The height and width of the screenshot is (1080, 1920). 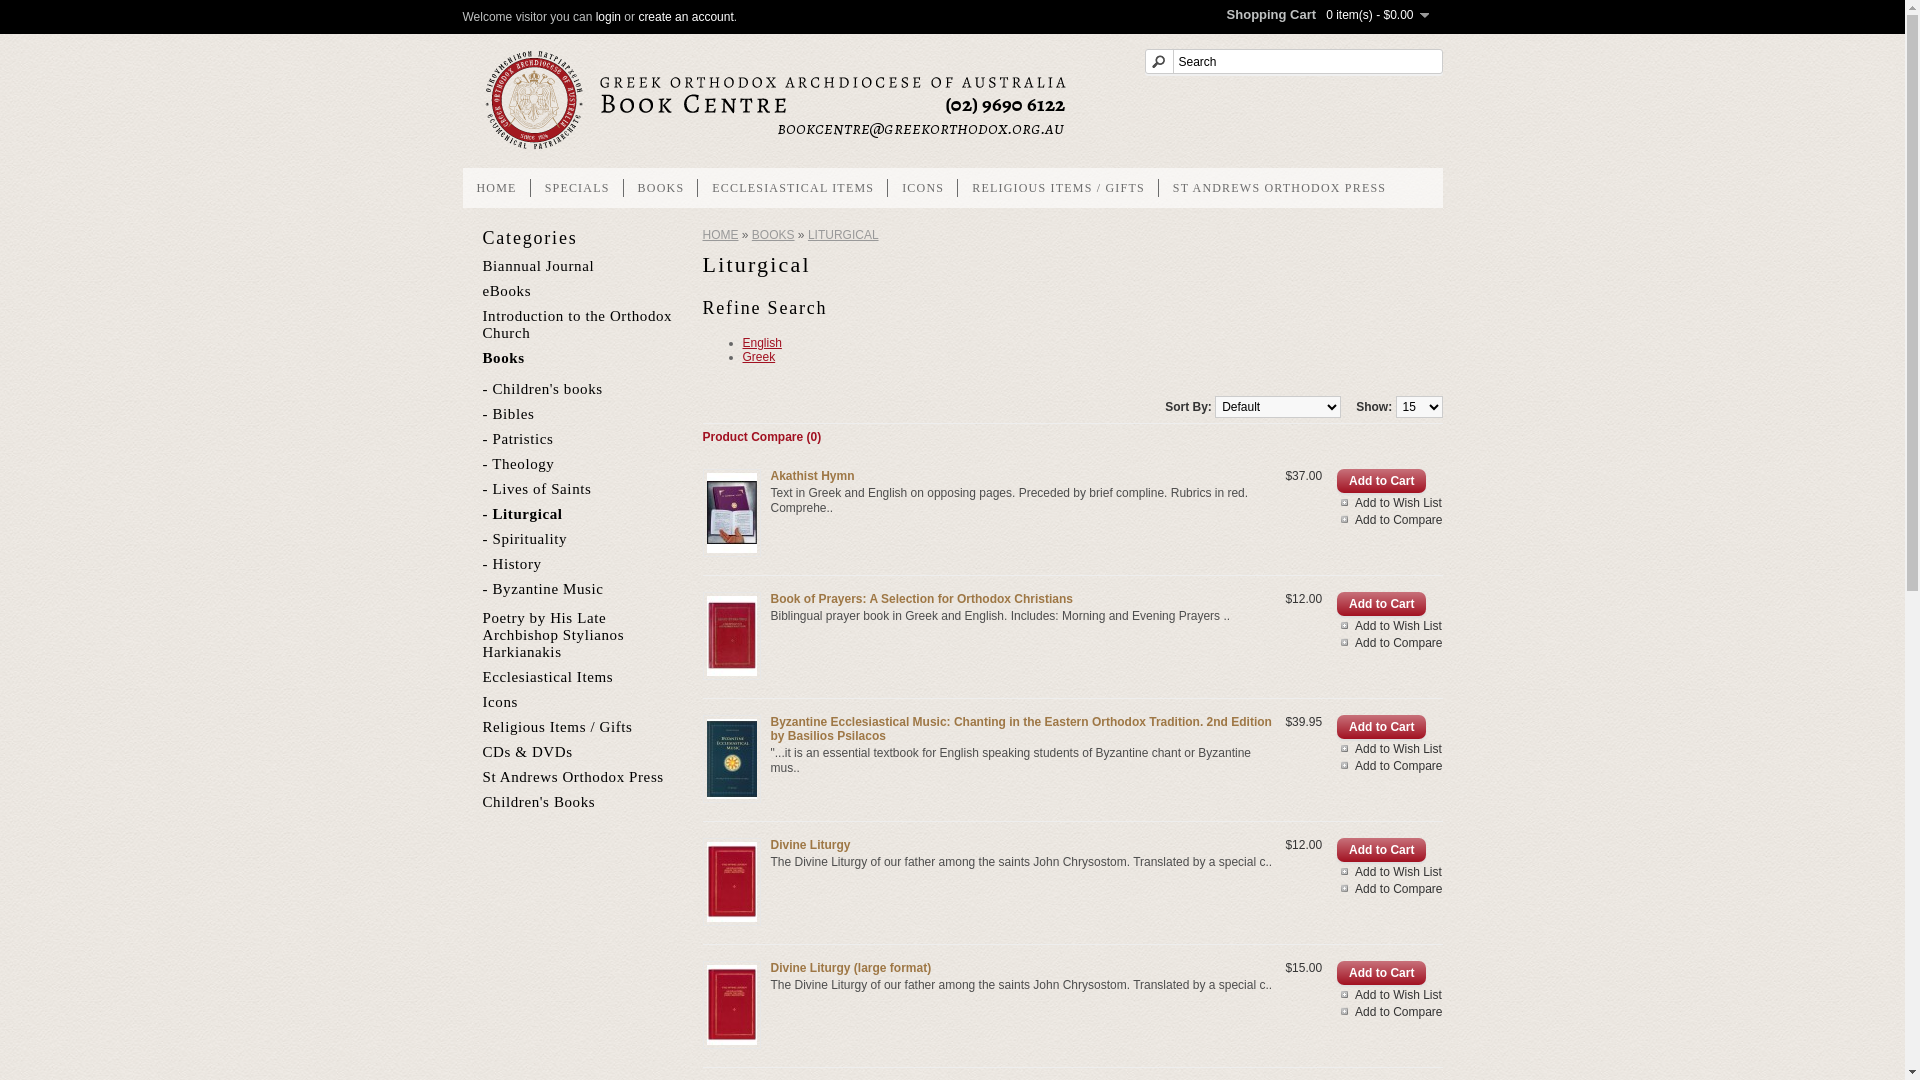 I want to click on 'Poetry by His Late Archbishop Stylianos Harkianakis', so click(x=552, y=635).